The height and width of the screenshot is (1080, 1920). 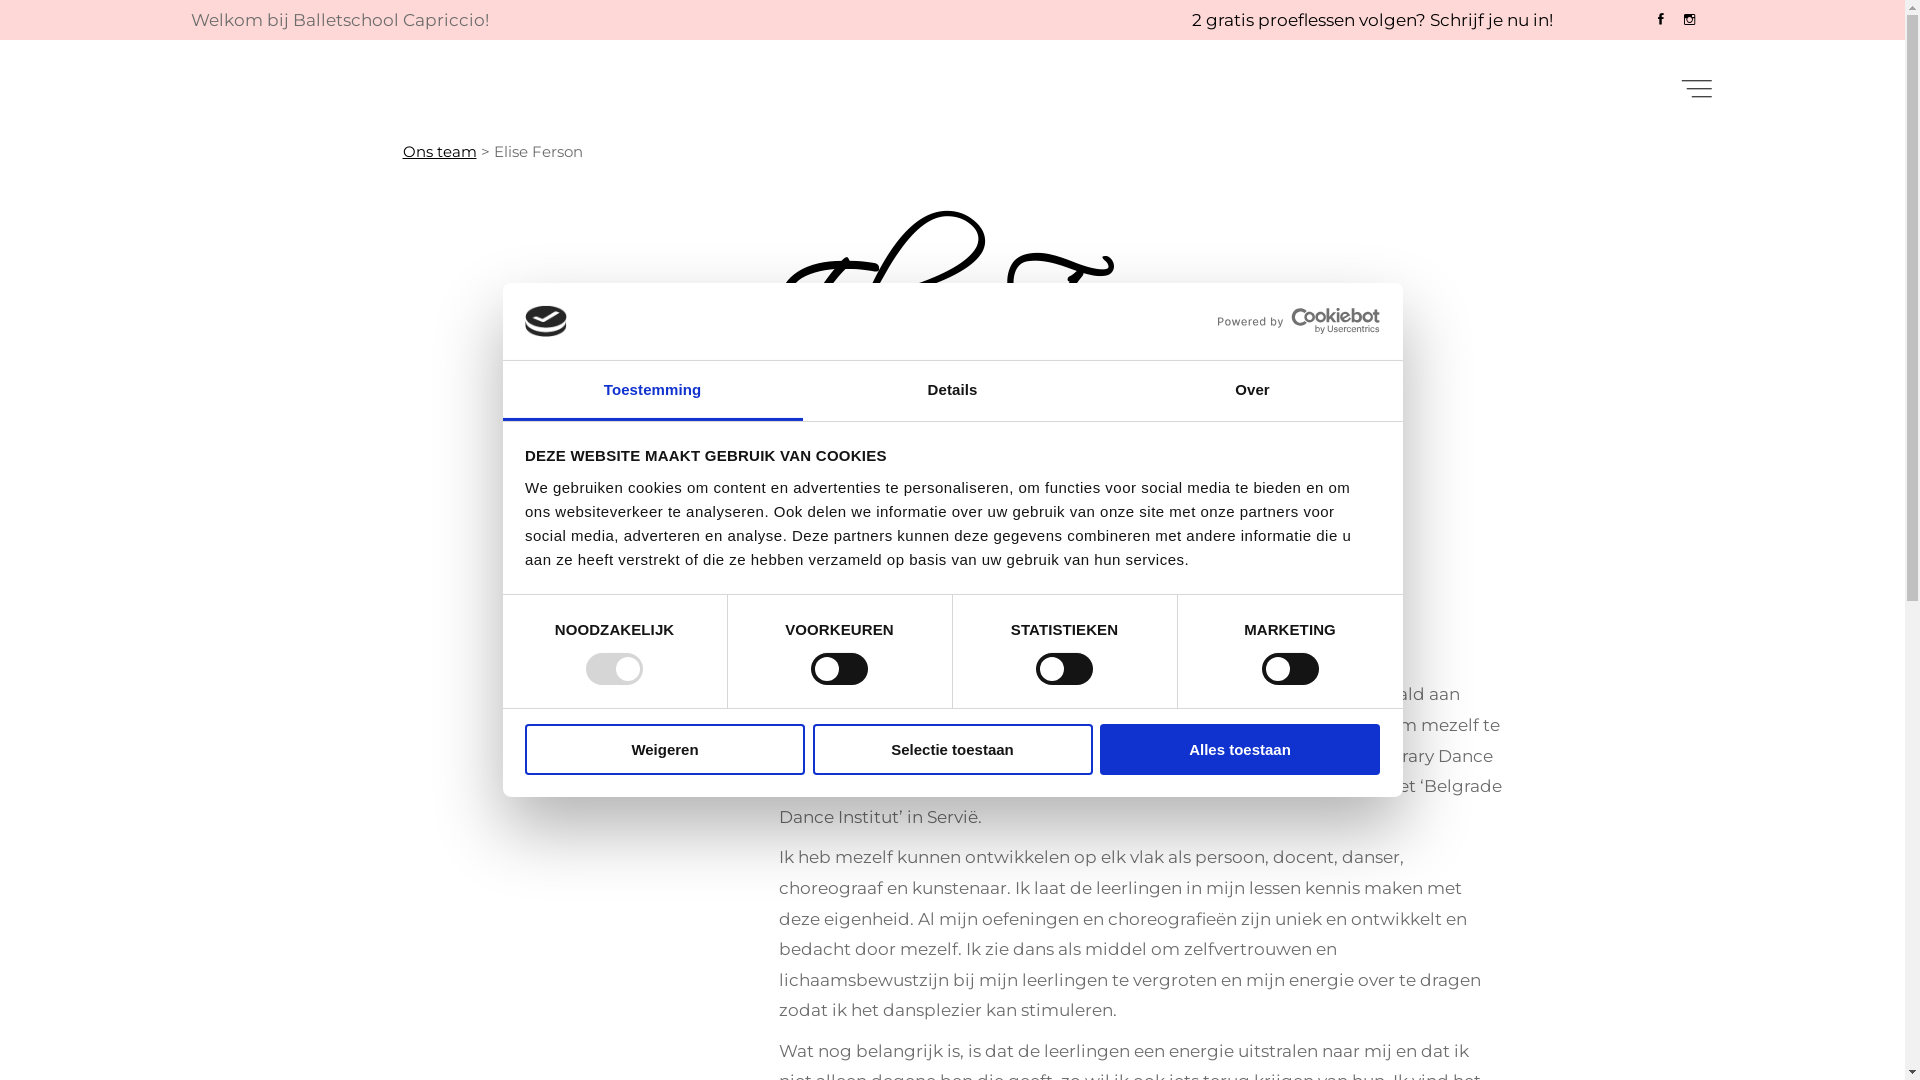 I want to click on 'Alles toestaan', so click(x=1238, y=749).